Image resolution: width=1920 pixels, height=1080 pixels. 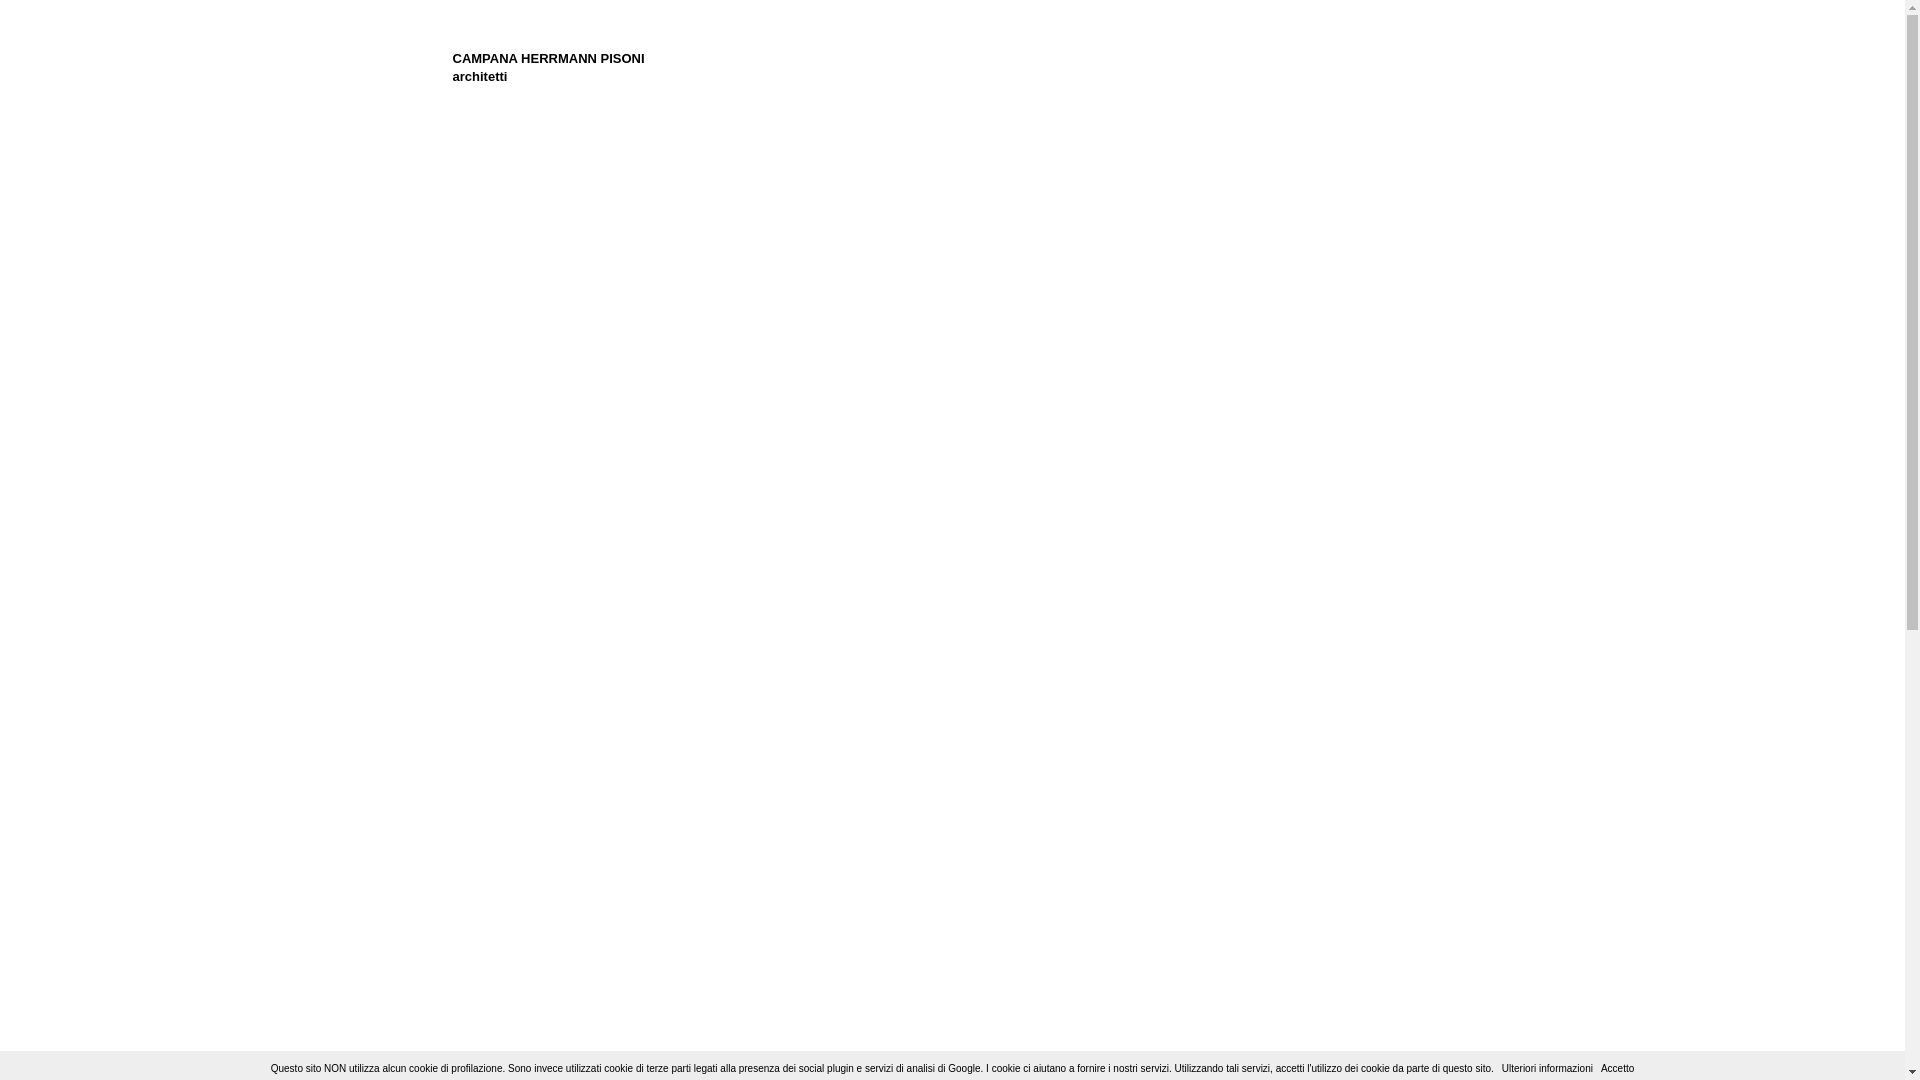 What do you see at coordinates (1546, 1067) in the screenshot?
I see `'Ulteriori informazioni'` at bounding box center [1546, 1067].